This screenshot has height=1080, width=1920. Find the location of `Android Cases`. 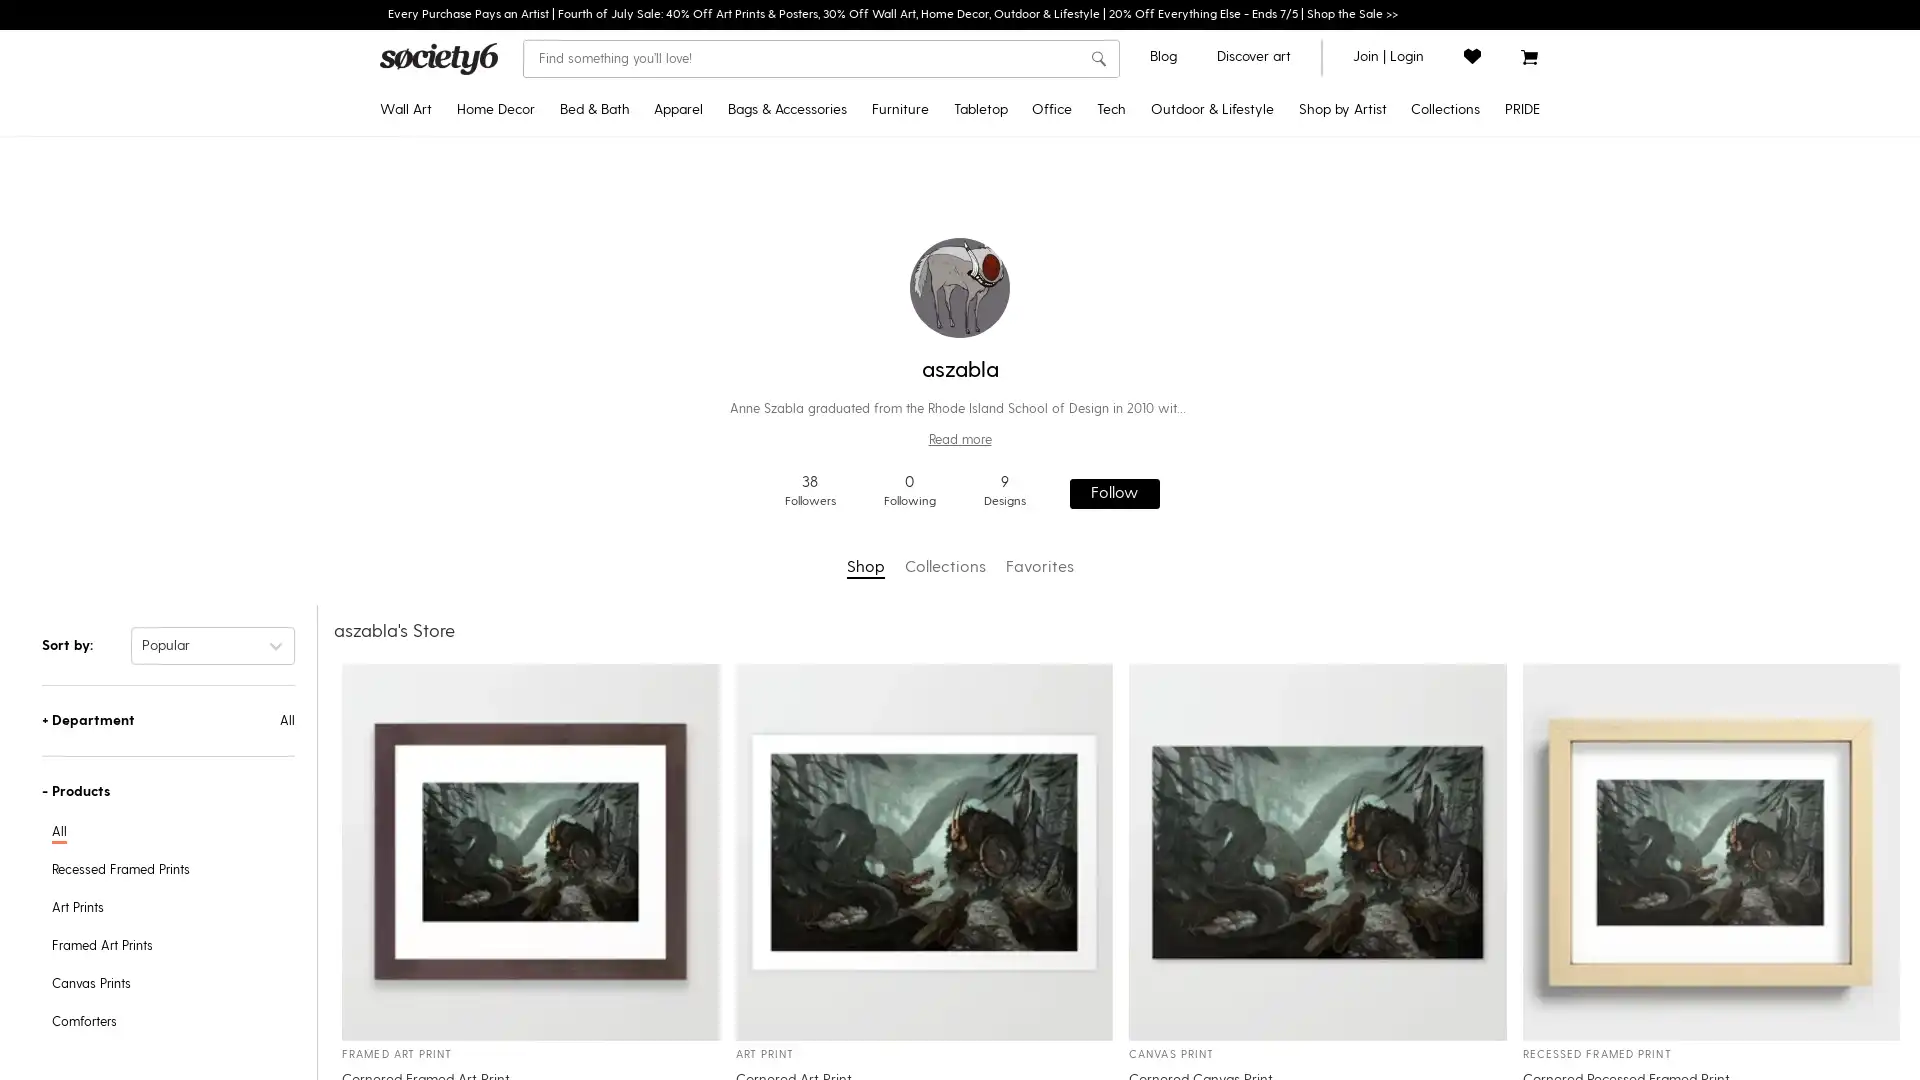

Android Cases is located at coordinates (1182, 192).